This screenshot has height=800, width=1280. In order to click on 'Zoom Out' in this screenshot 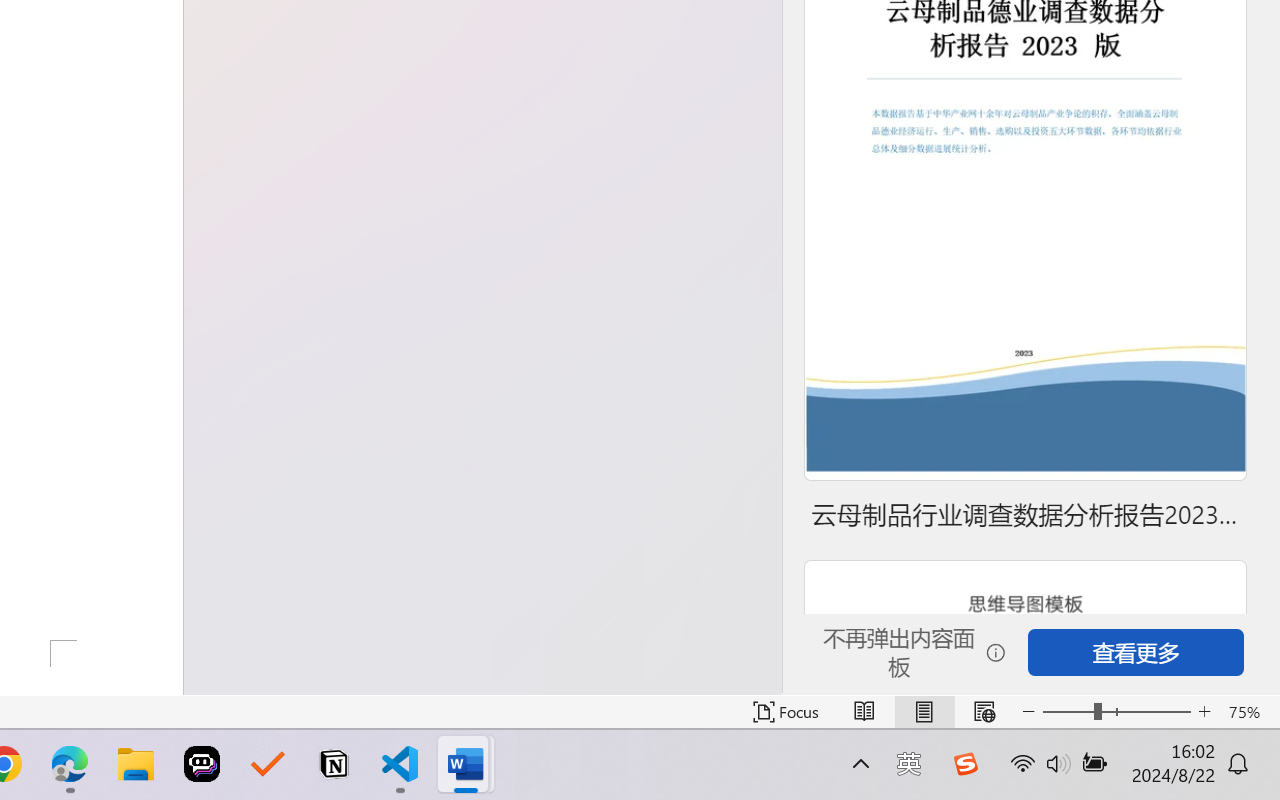, I will do `click(1067, 711)`.